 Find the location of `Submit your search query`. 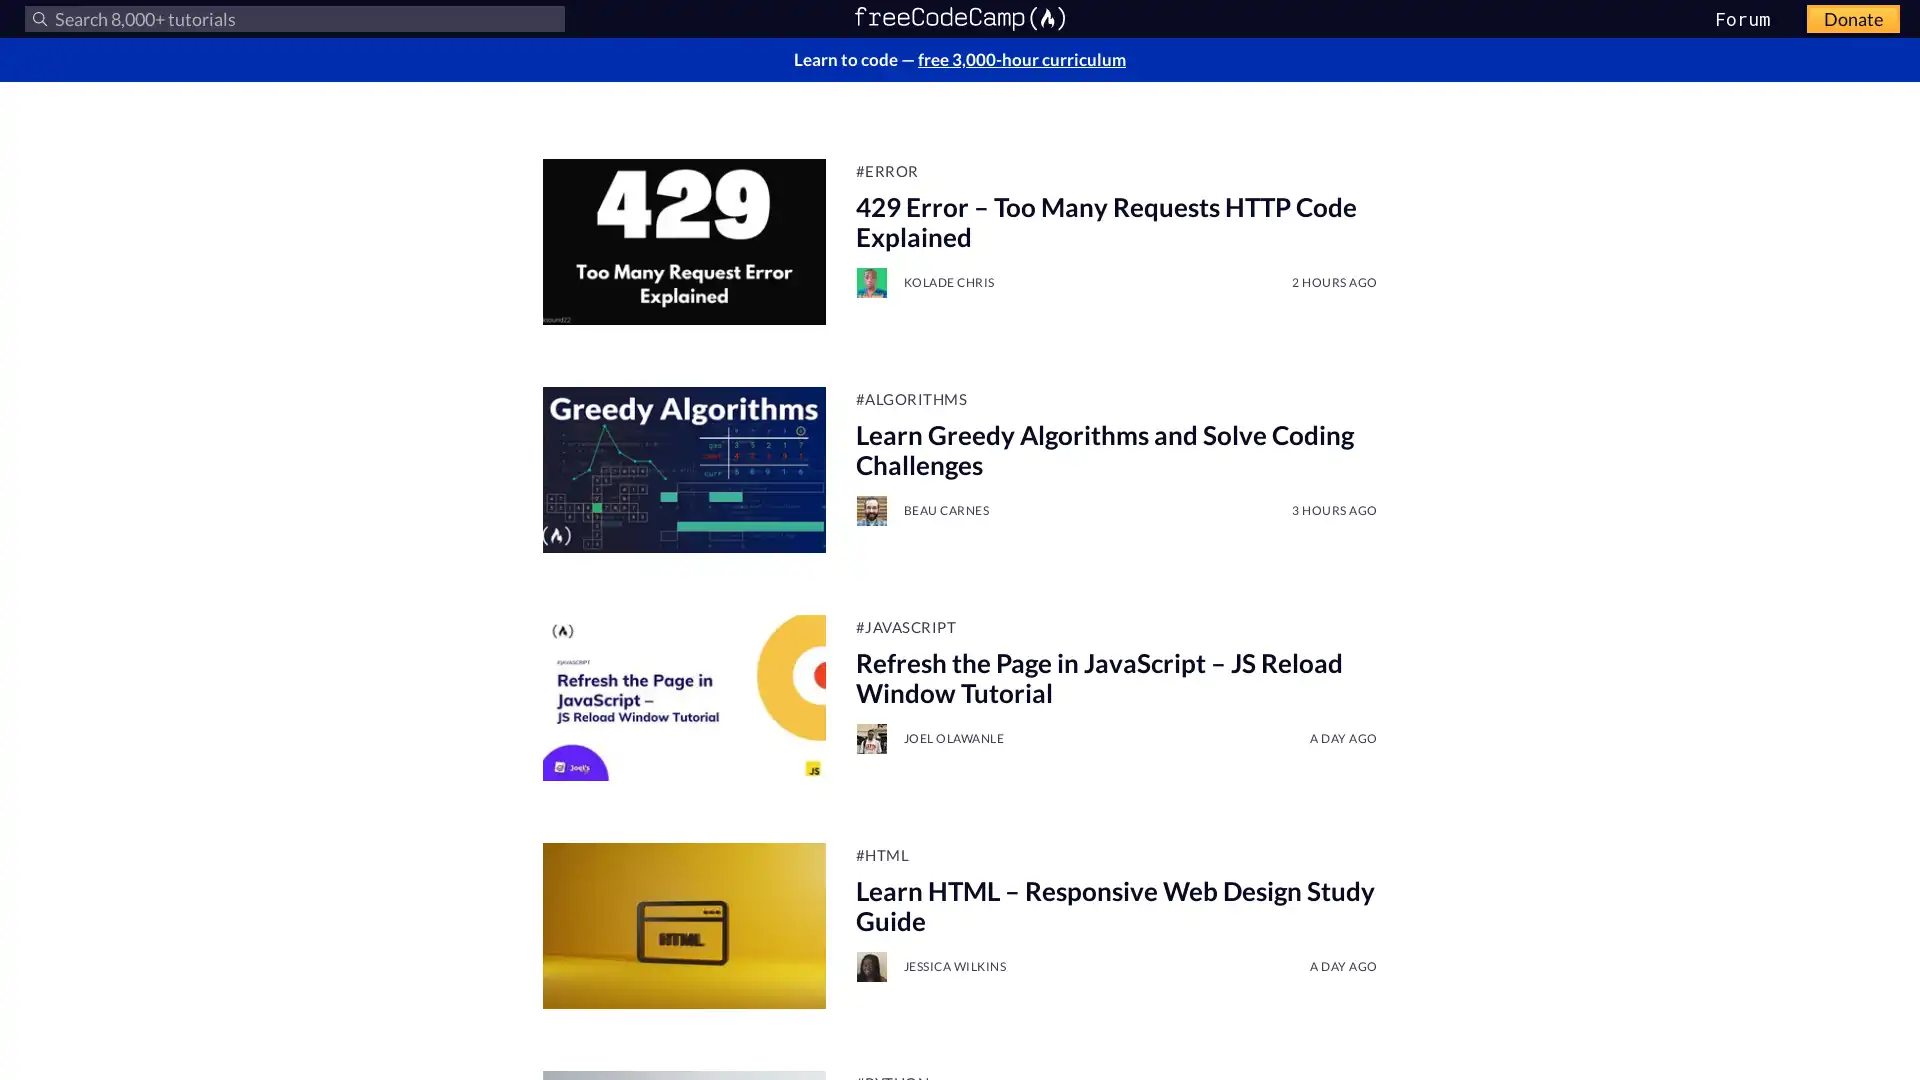

Submit your search query is located at coordinates (39, 19).